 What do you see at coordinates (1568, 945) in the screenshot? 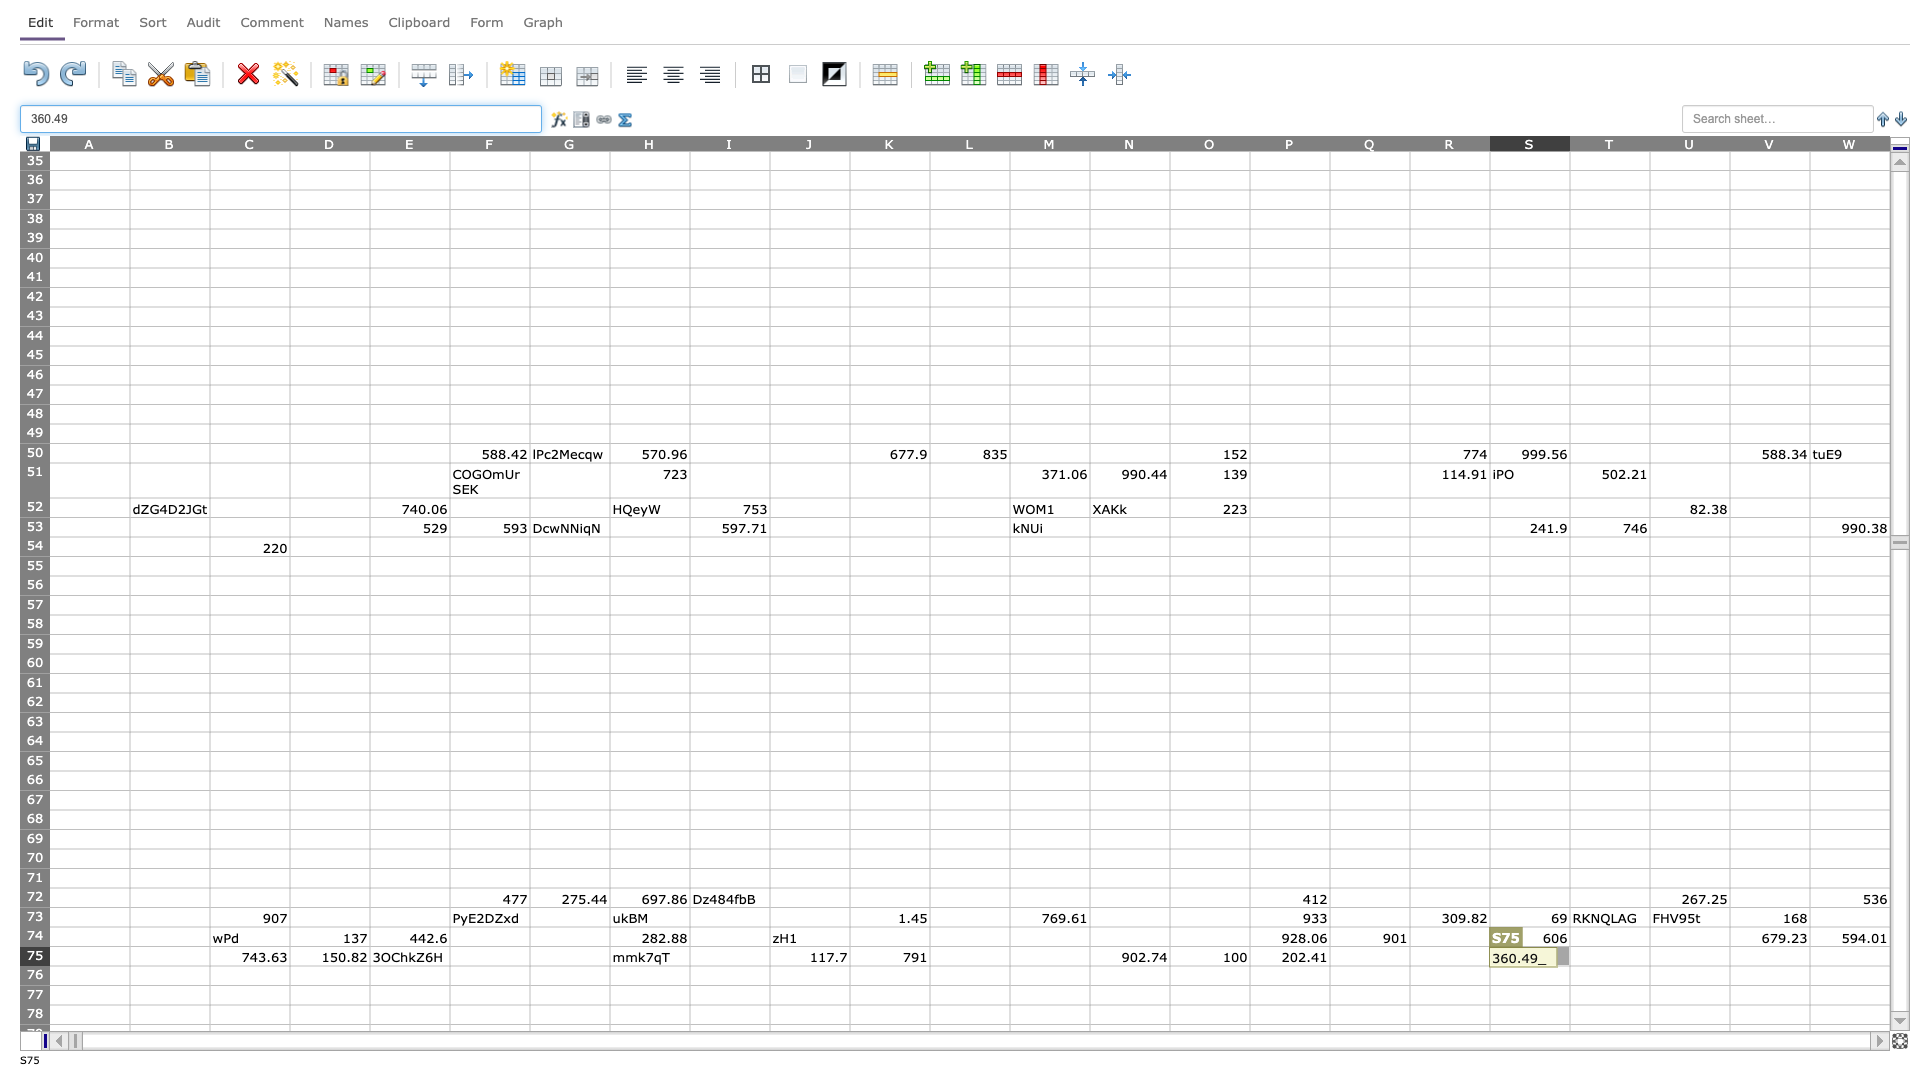
I see `top left corner of T75` at bounding box center [1568, 945].